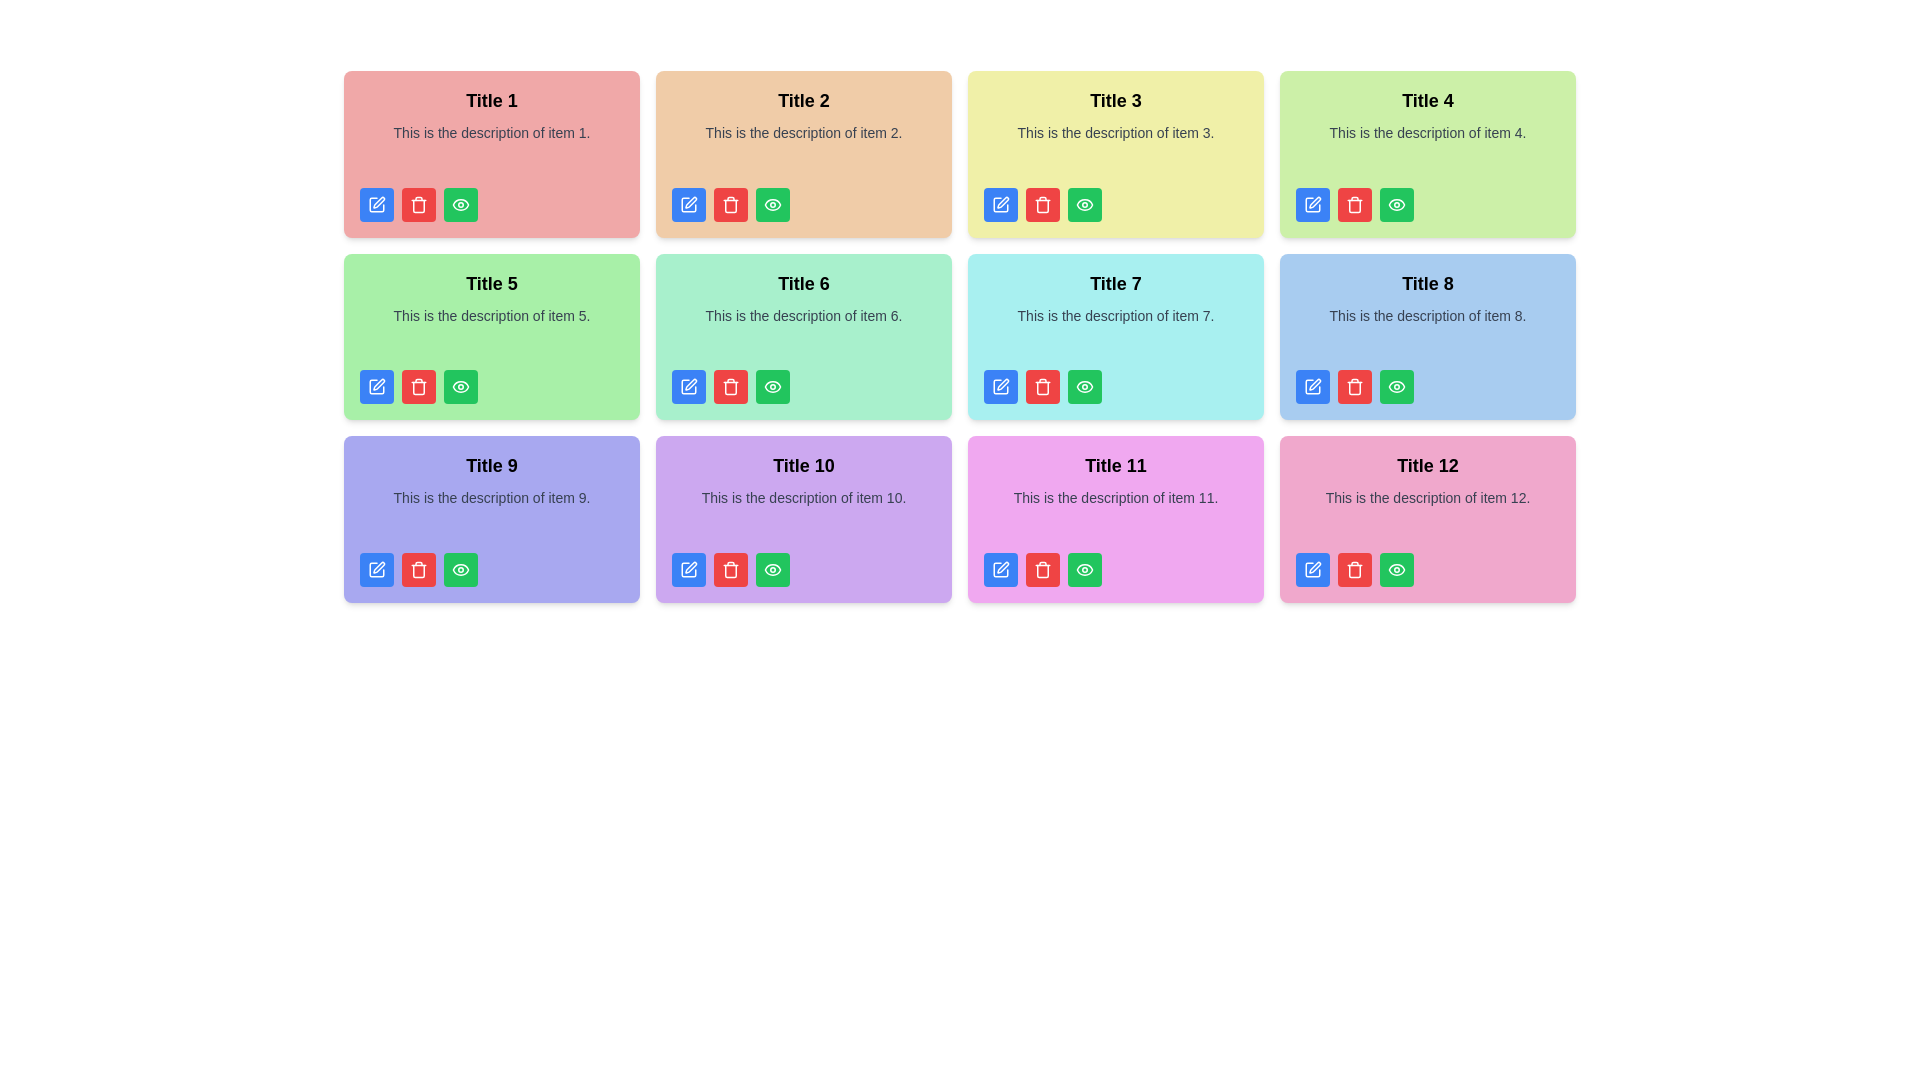 The height and width of the screenshot is (1080, 1920). Describe the element at coordinates (459, 569) in the screenshot. I see `the third button in the row below the card labeled 'Title 9'` at that location.